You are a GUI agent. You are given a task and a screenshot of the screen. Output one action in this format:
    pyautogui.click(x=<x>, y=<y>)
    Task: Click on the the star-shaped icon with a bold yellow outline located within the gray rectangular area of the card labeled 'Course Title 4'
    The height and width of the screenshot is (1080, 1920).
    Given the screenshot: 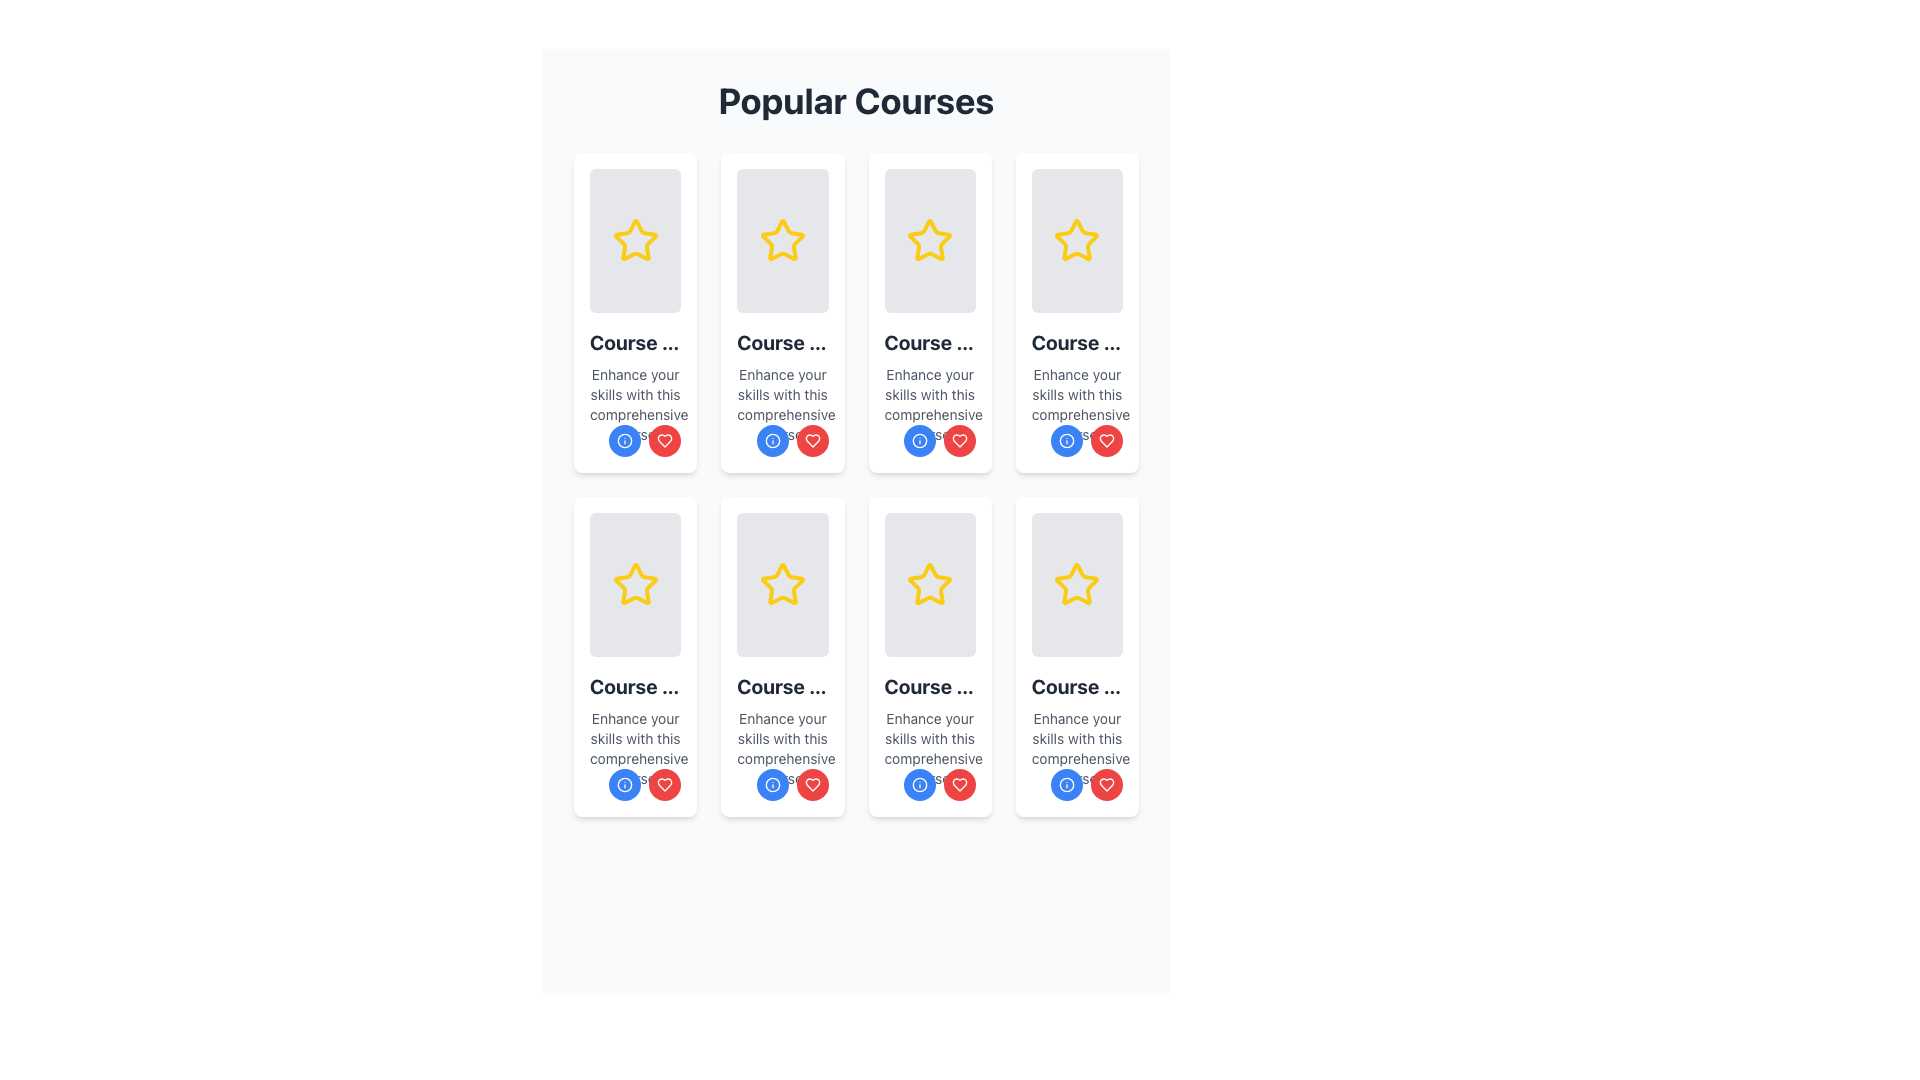 What is the action you would take?
    pyautogui.click(x=1076, y=239)
    